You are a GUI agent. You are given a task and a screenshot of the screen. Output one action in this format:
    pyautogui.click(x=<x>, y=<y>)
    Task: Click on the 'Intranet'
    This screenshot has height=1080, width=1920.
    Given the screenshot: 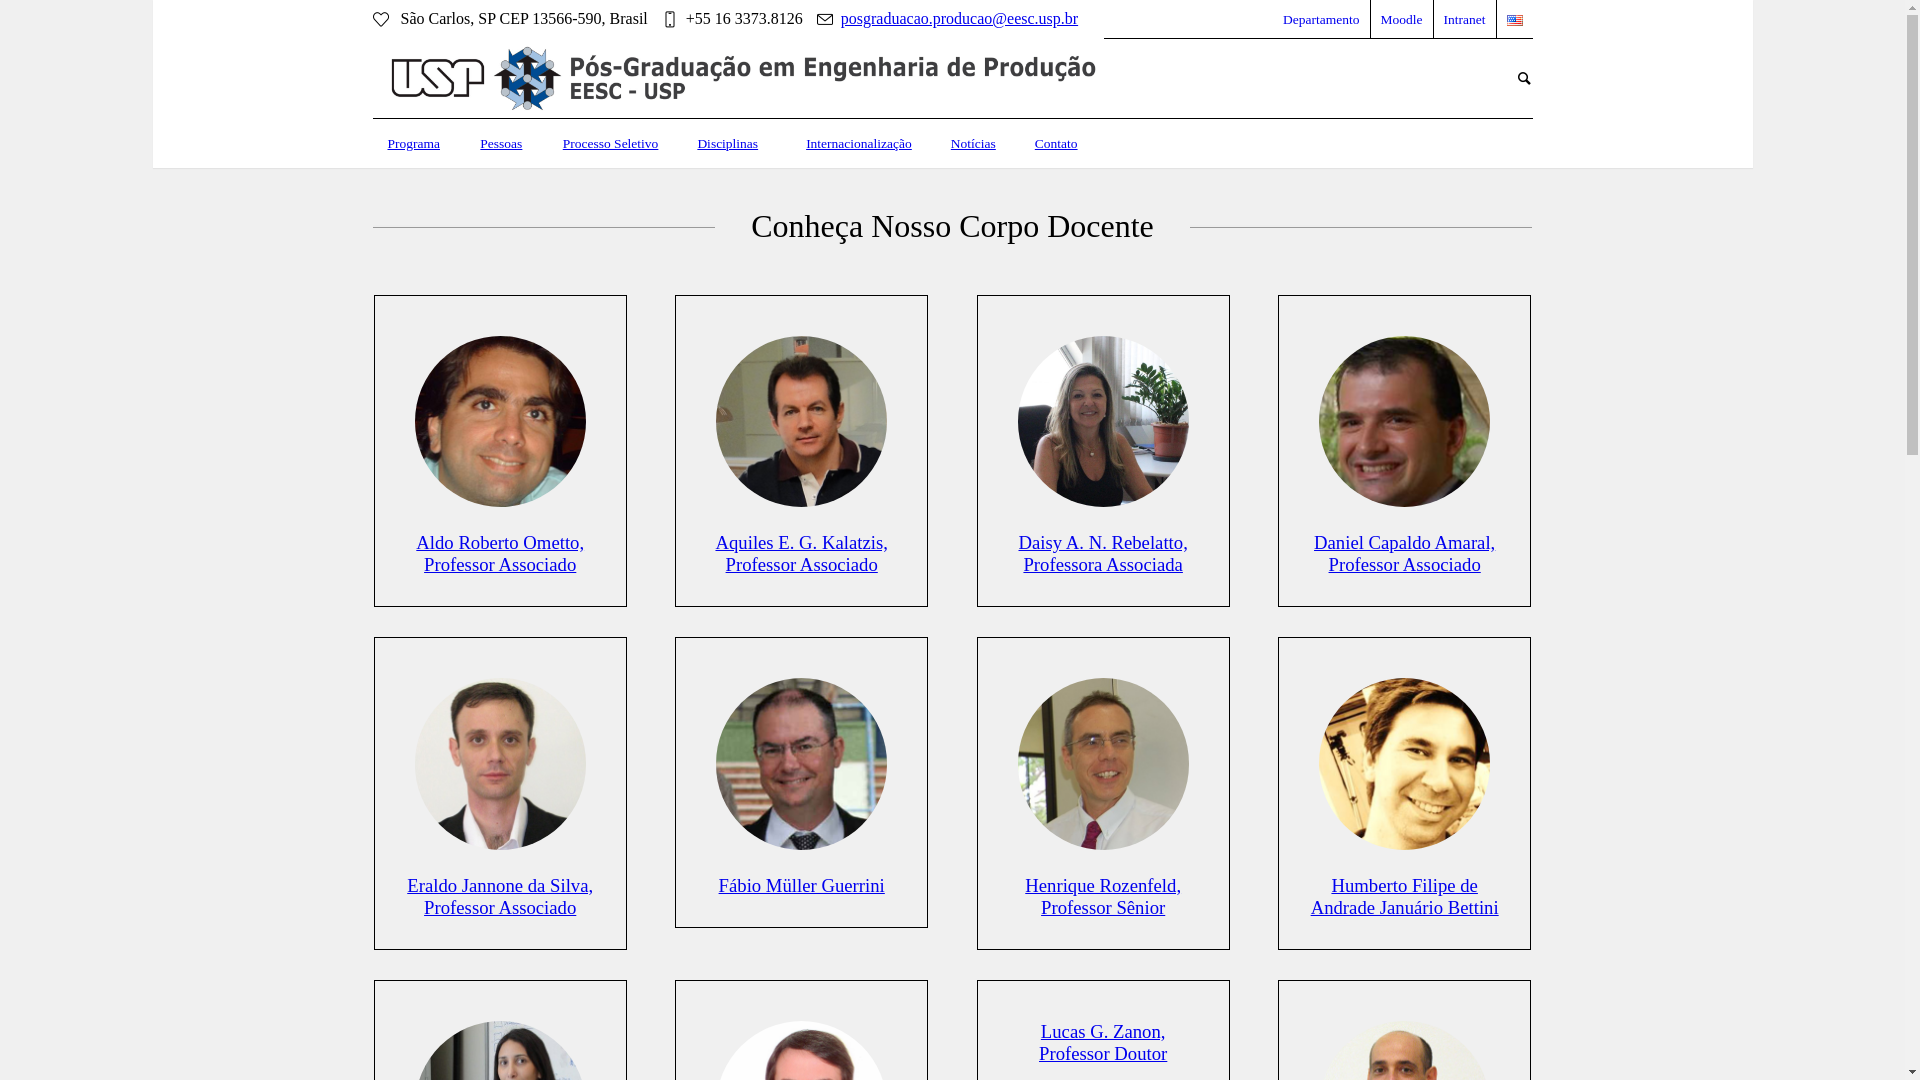 What is the action you would take?
    pyautogui.click(x=1464, y=19)
    